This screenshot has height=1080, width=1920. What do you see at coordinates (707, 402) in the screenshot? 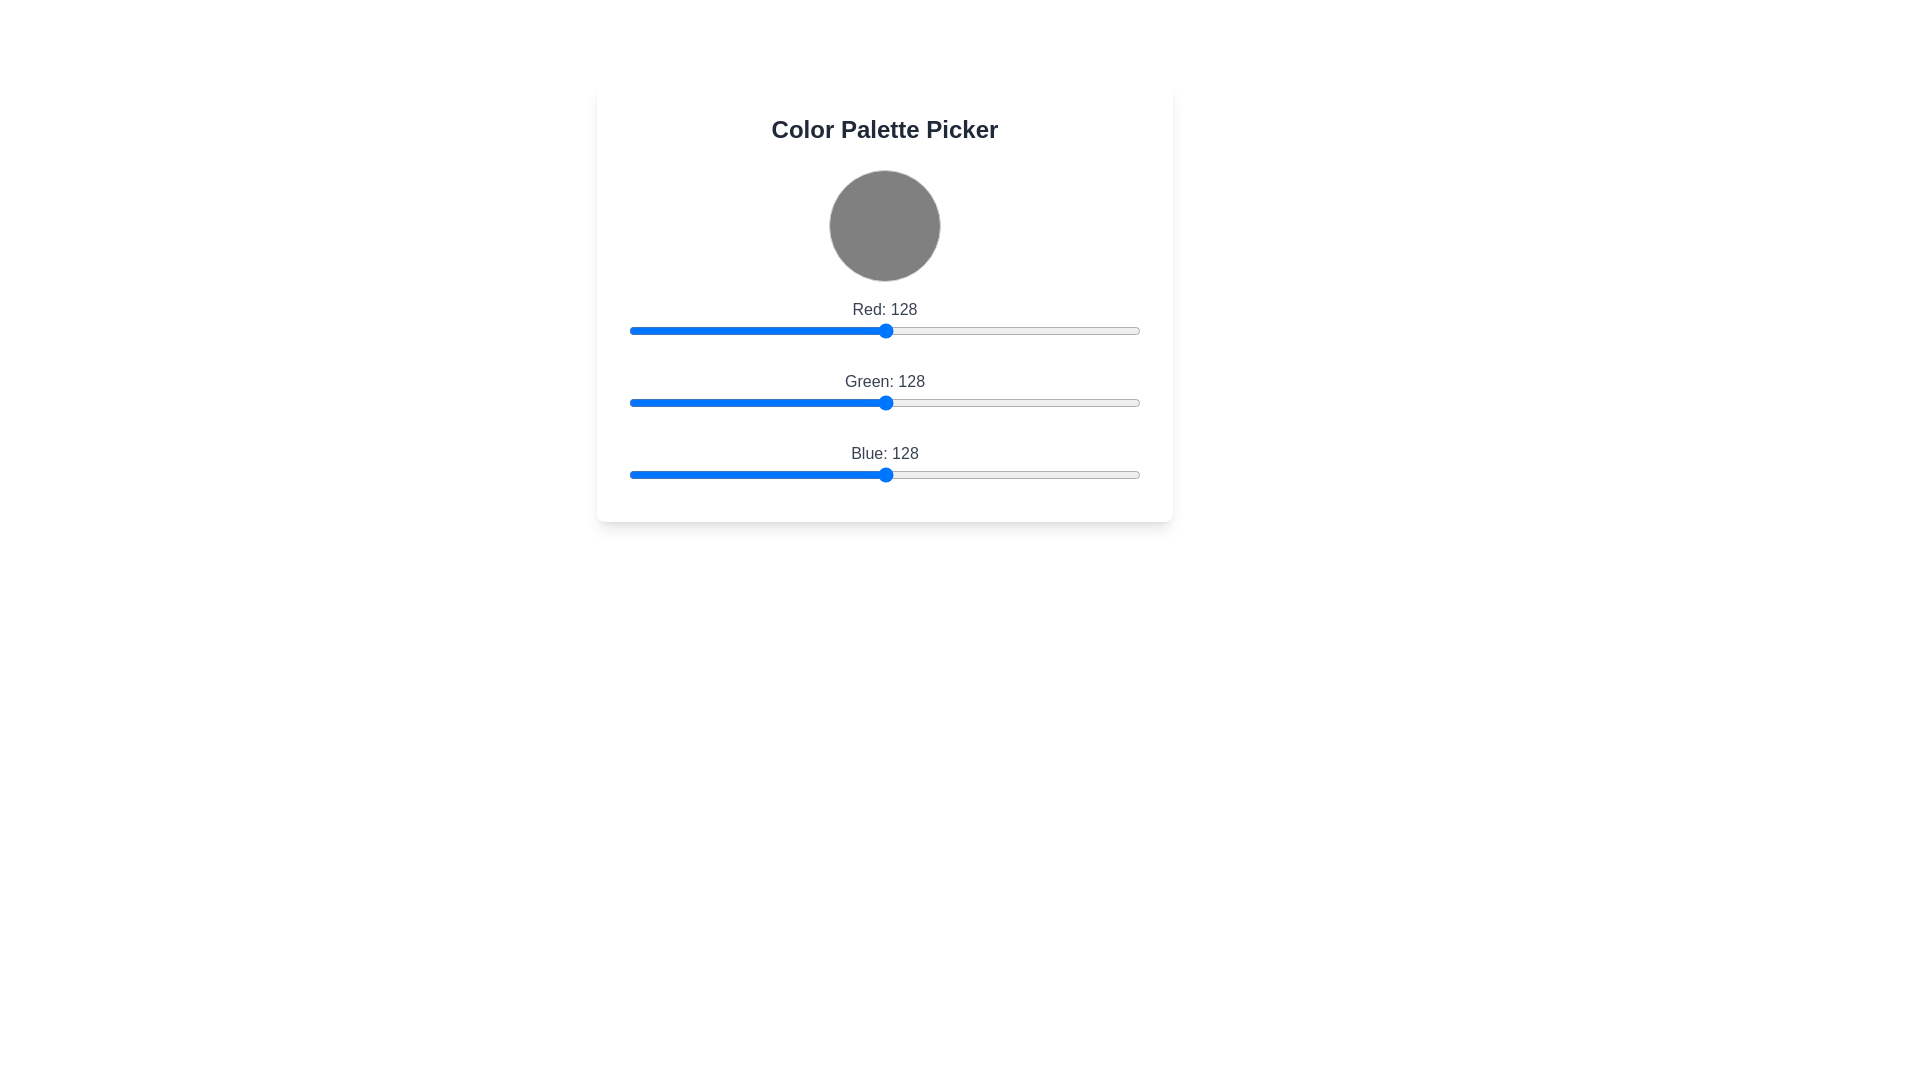
I see `the green color value` at bounding box center [707, 402].